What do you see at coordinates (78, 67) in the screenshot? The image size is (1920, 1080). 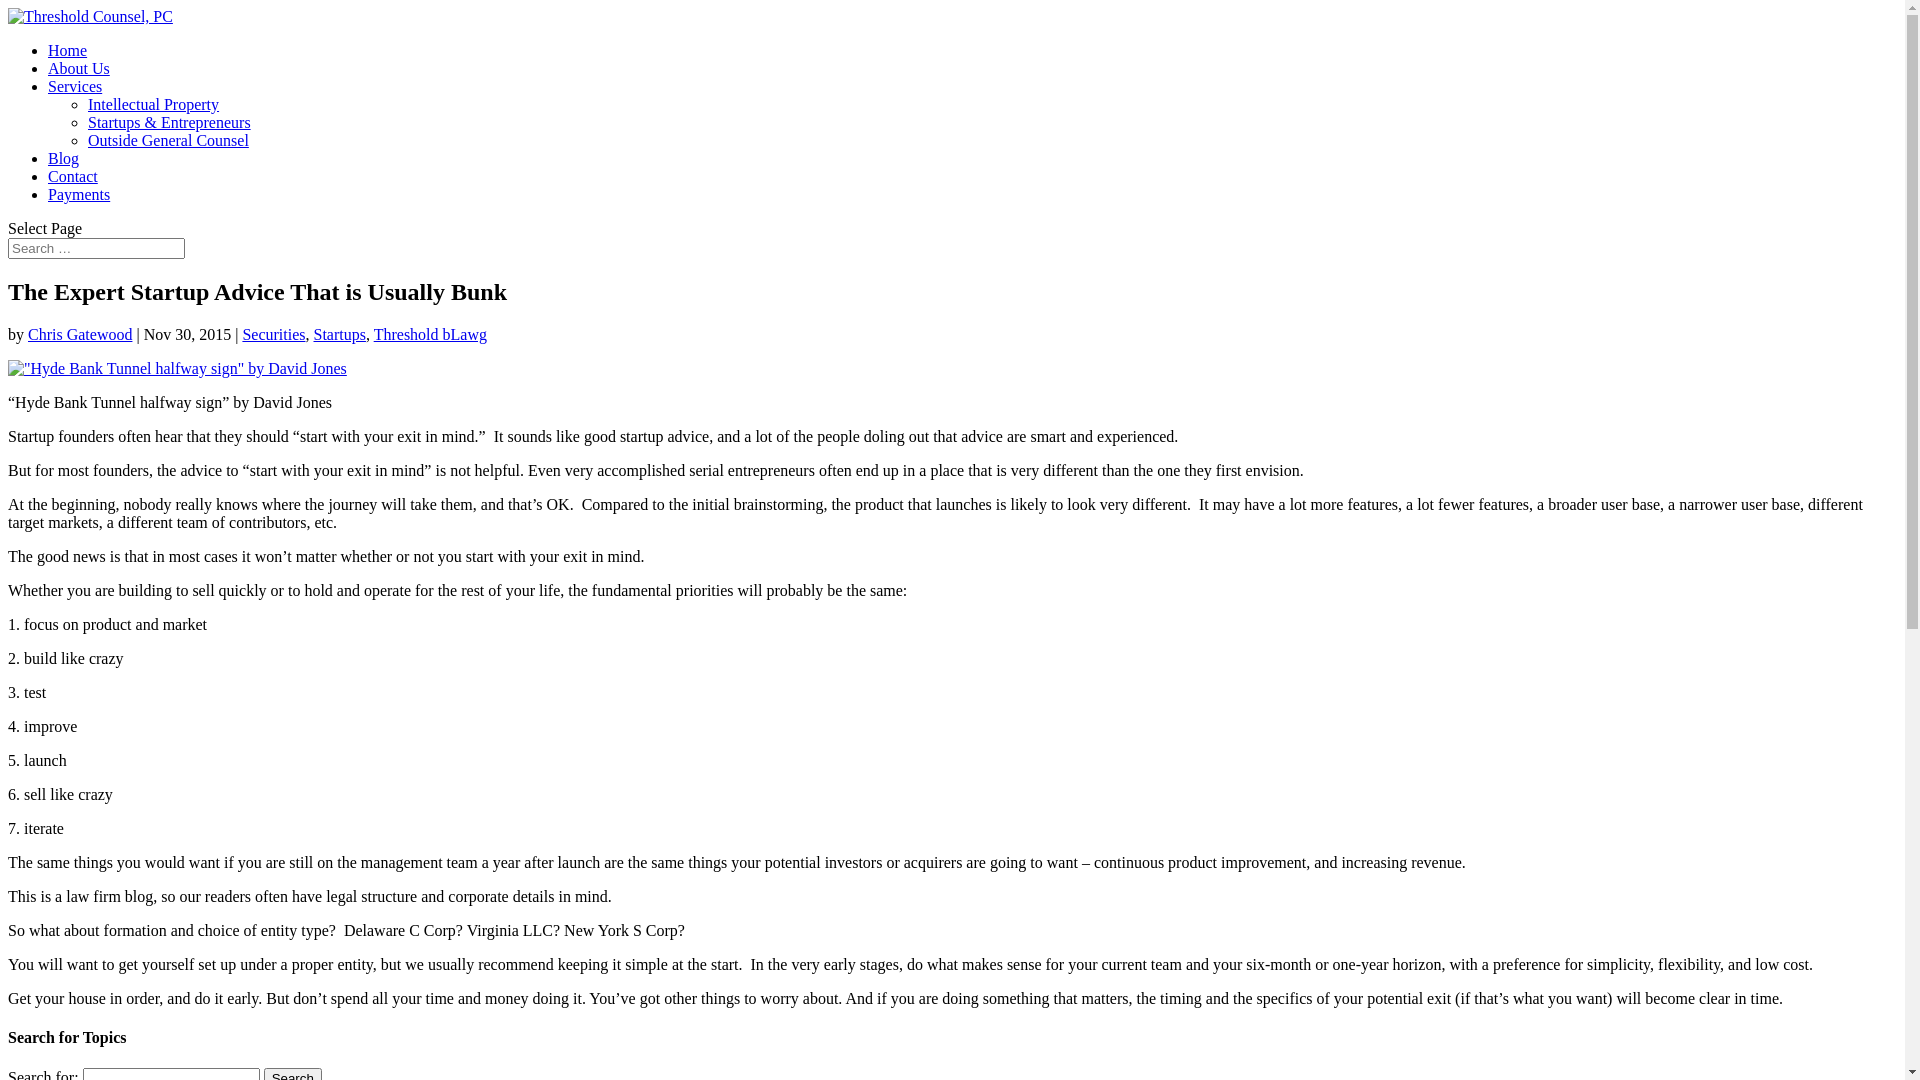 I see `'About Us'` at bounding box center [78, 67].